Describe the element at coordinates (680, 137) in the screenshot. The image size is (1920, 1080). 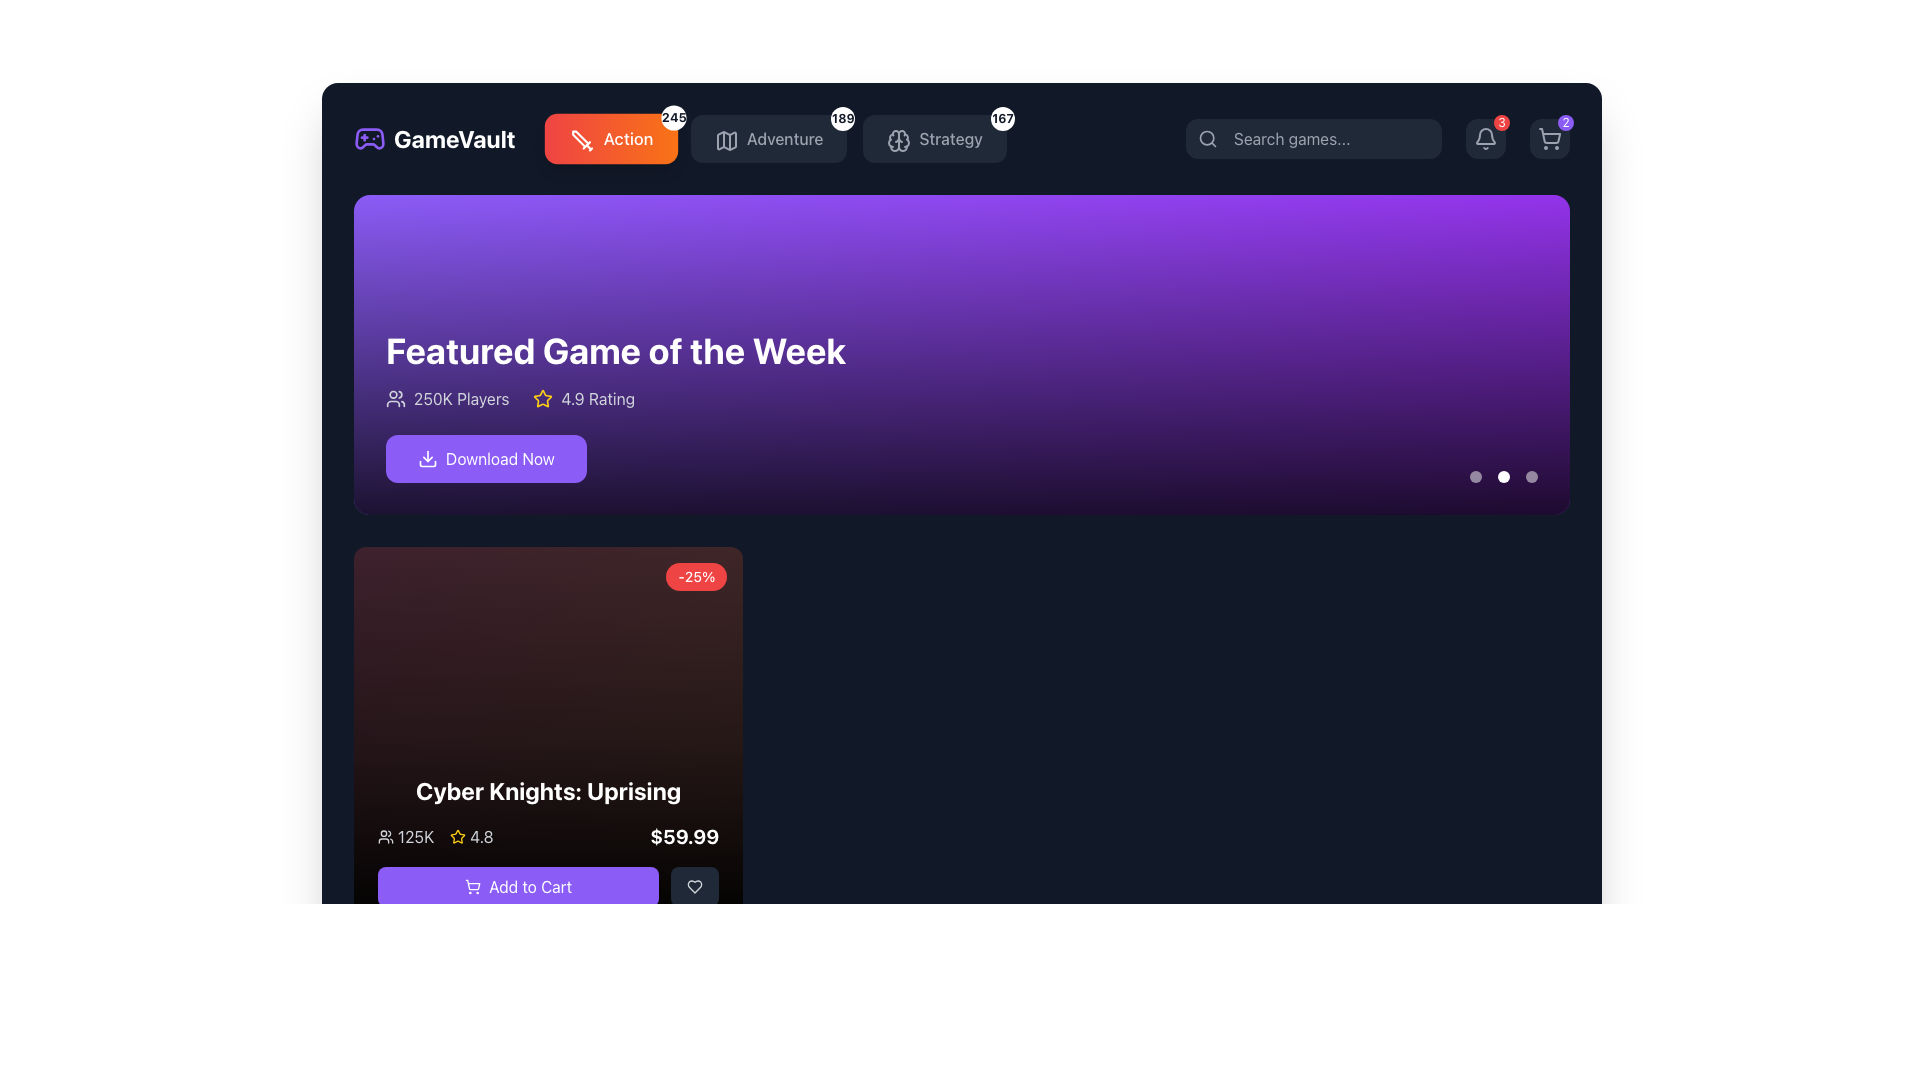
I see `the Navigation bar containing category selection buttons` at that location.